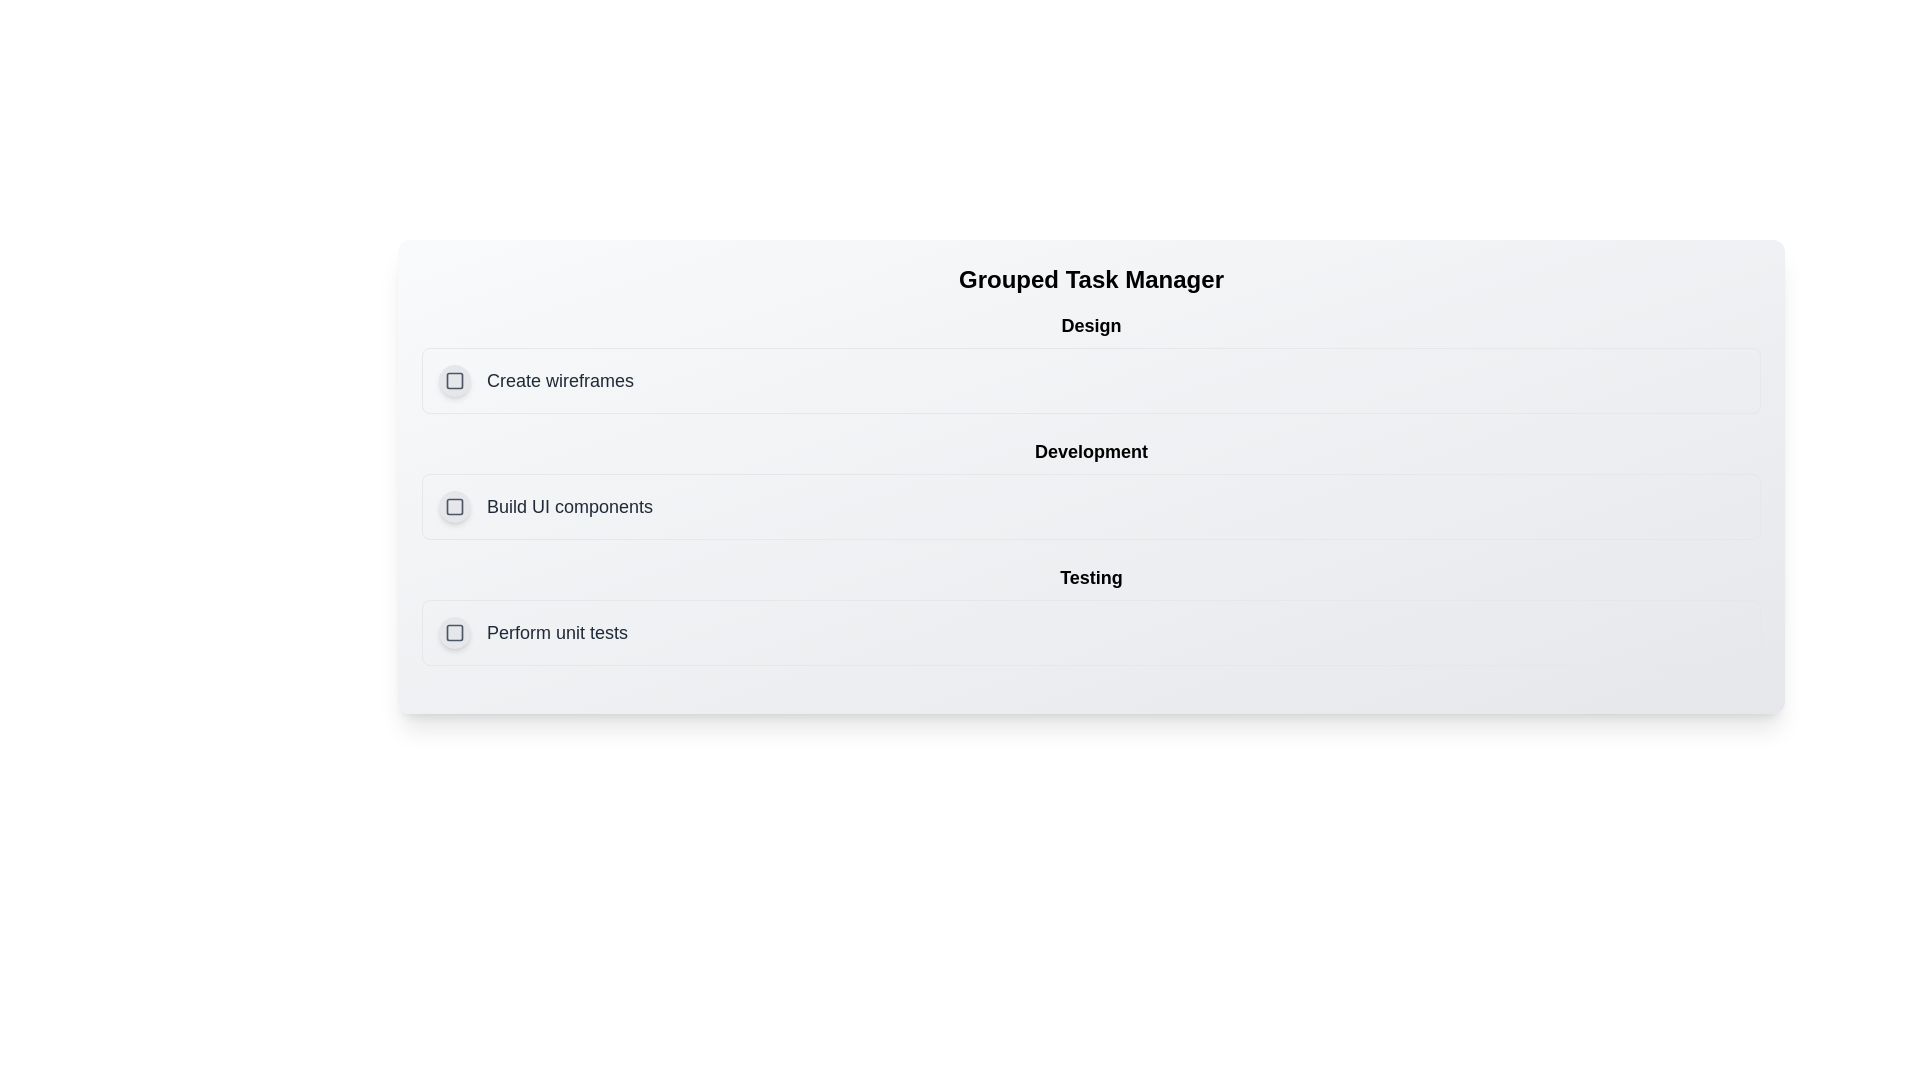  What do you see at coordinates (1090, 325) in the screenshot?
I see `the 'Design' header element, which is prominently styled with a larger bold font and located at the top of the task manager UI, above the 'Create wireframes' task list` at bounding box center [1090, 325].